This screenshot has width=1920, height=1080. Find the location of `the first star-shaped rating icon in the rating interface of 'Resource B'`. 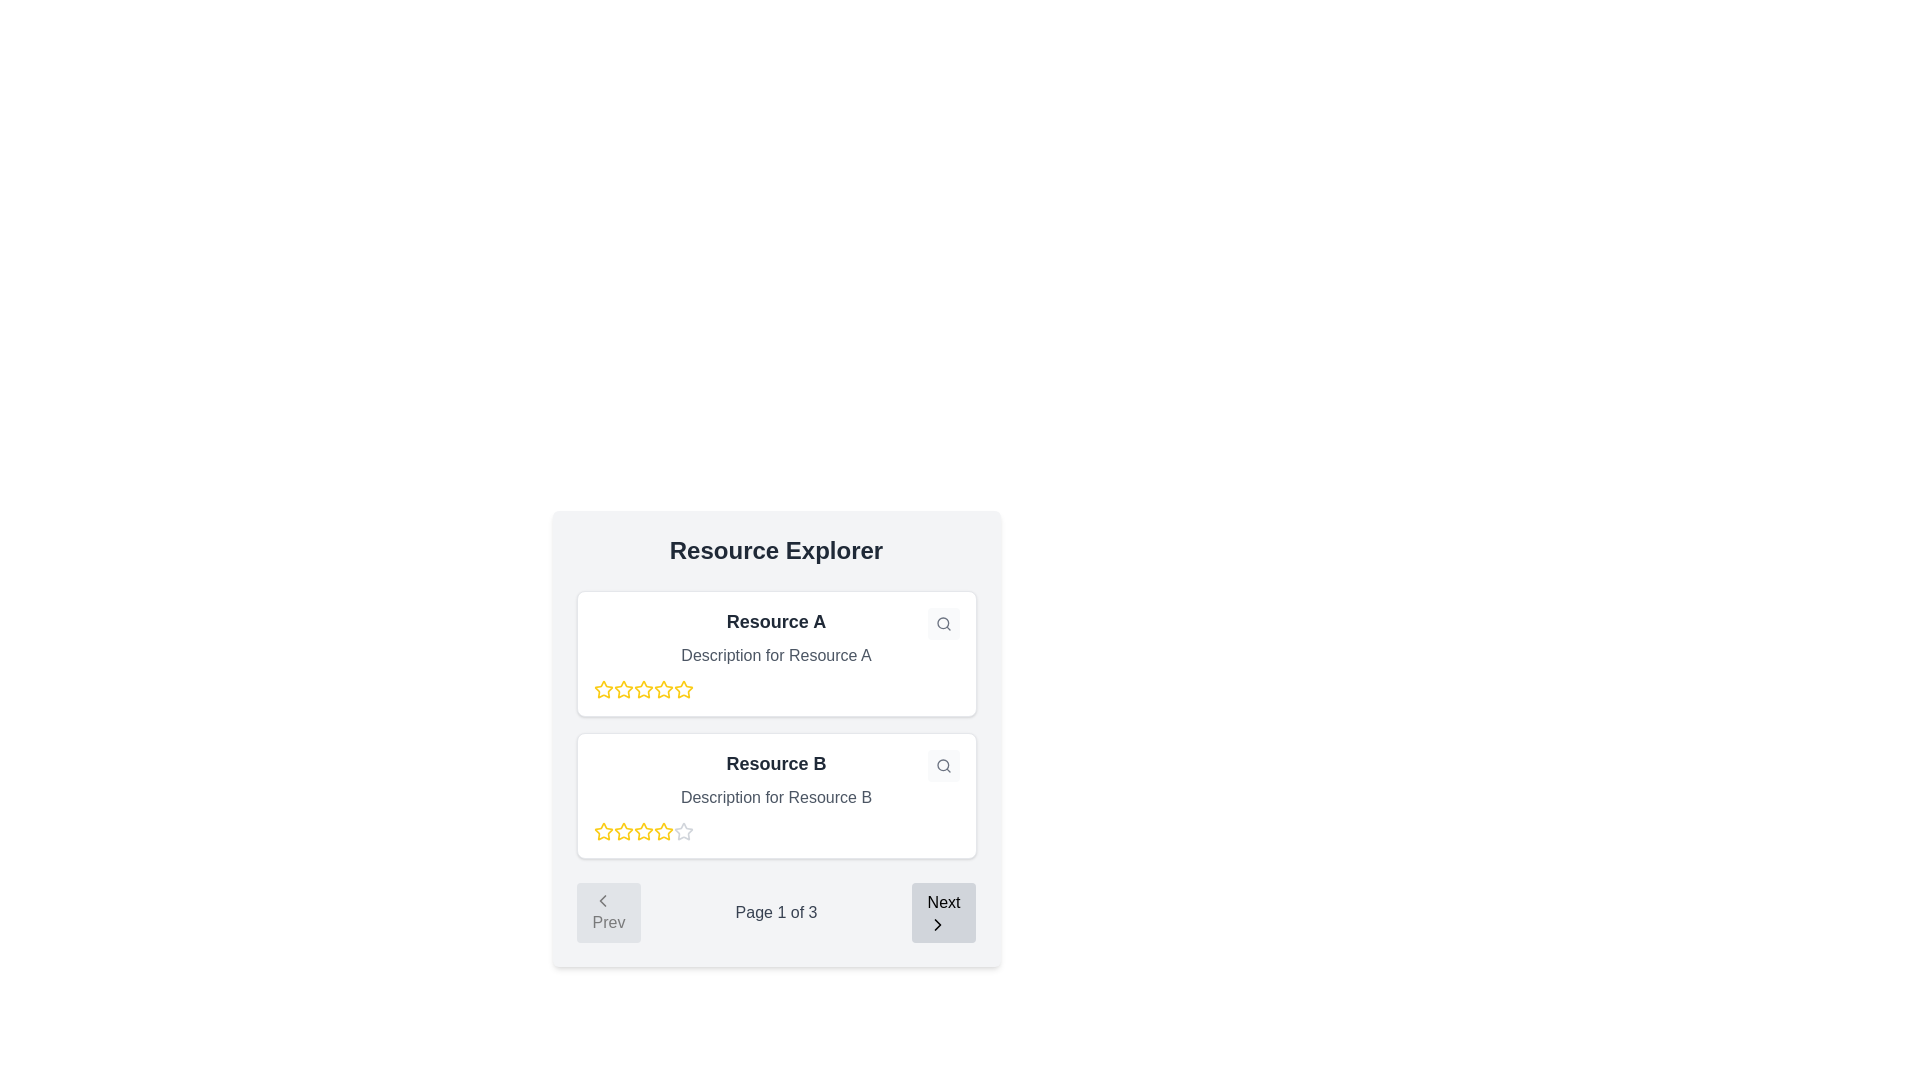

the first star-shaped rating icon in the rating interface of 'Resource B' is located at coordinates (602, 831).